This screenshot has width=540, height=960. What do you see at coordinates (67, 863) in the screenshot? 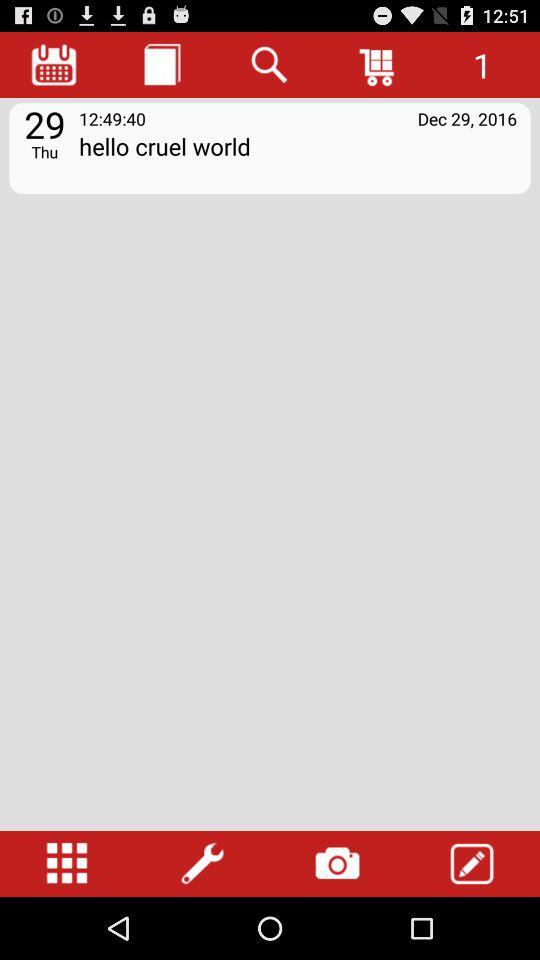
I see `item below the hello cruel world app` at bounding box center [67, 863].